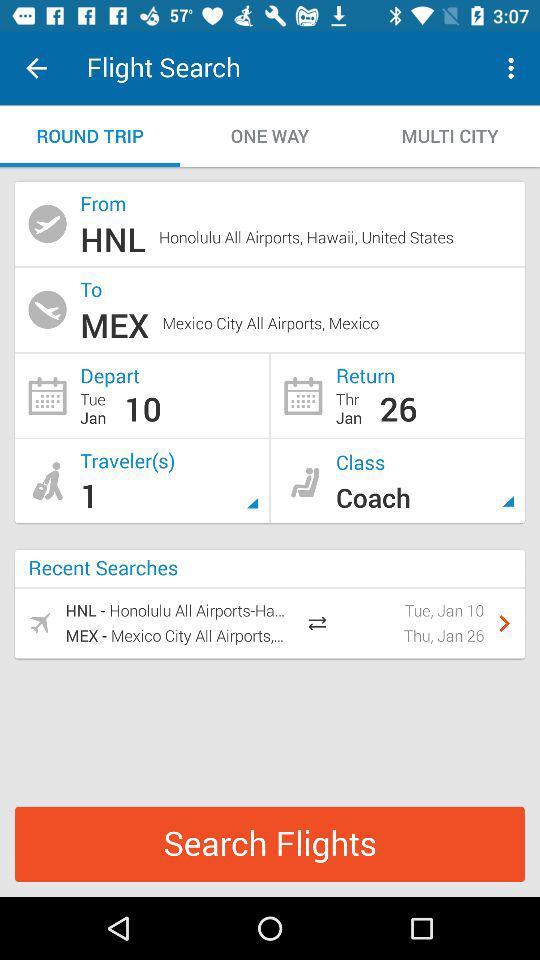 The height and width of the screenshot is (960, 540). Describe the element at coordinates (270, 135) in the screenshot. I see `icon next to the round trip item` at that location.